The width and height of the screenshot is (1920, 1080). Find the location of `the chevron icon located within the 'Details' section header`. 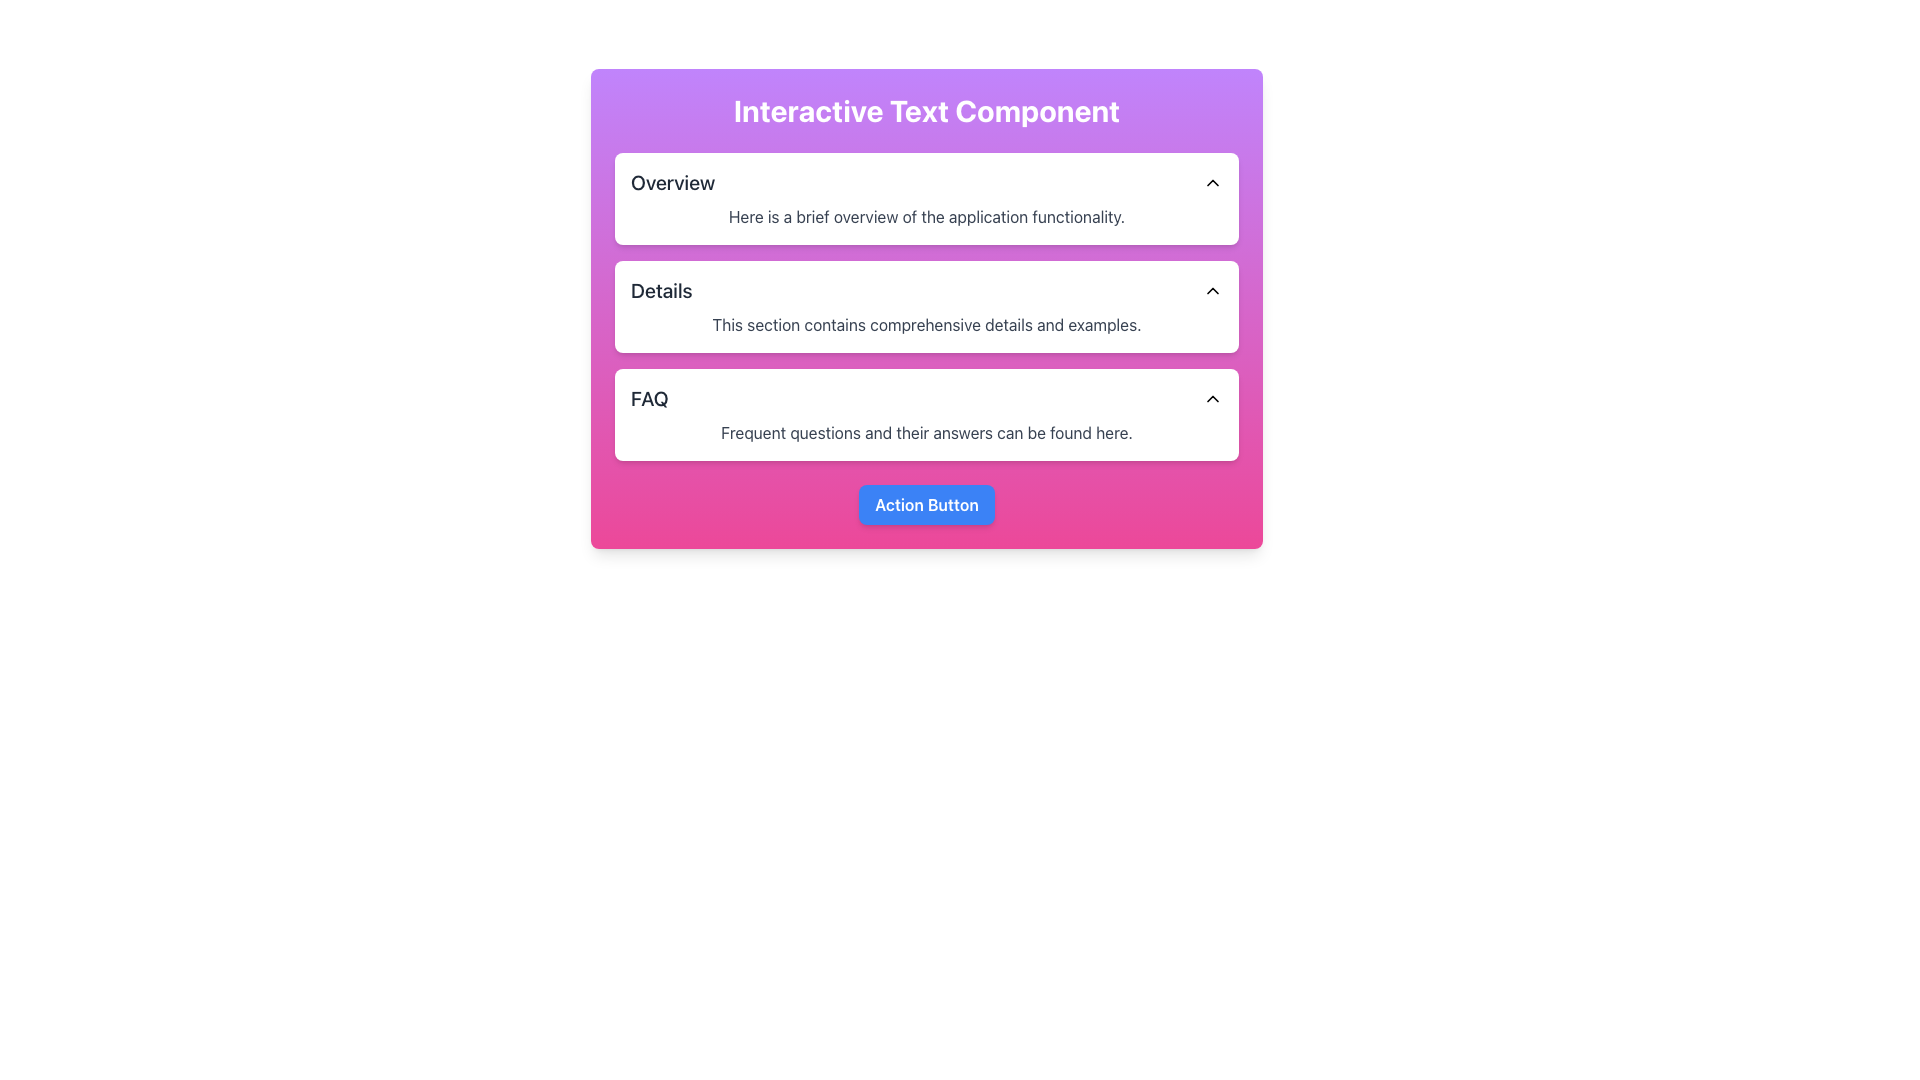

the chevron icon located within the 'Details' section header is located at coordinates (1212, 290).